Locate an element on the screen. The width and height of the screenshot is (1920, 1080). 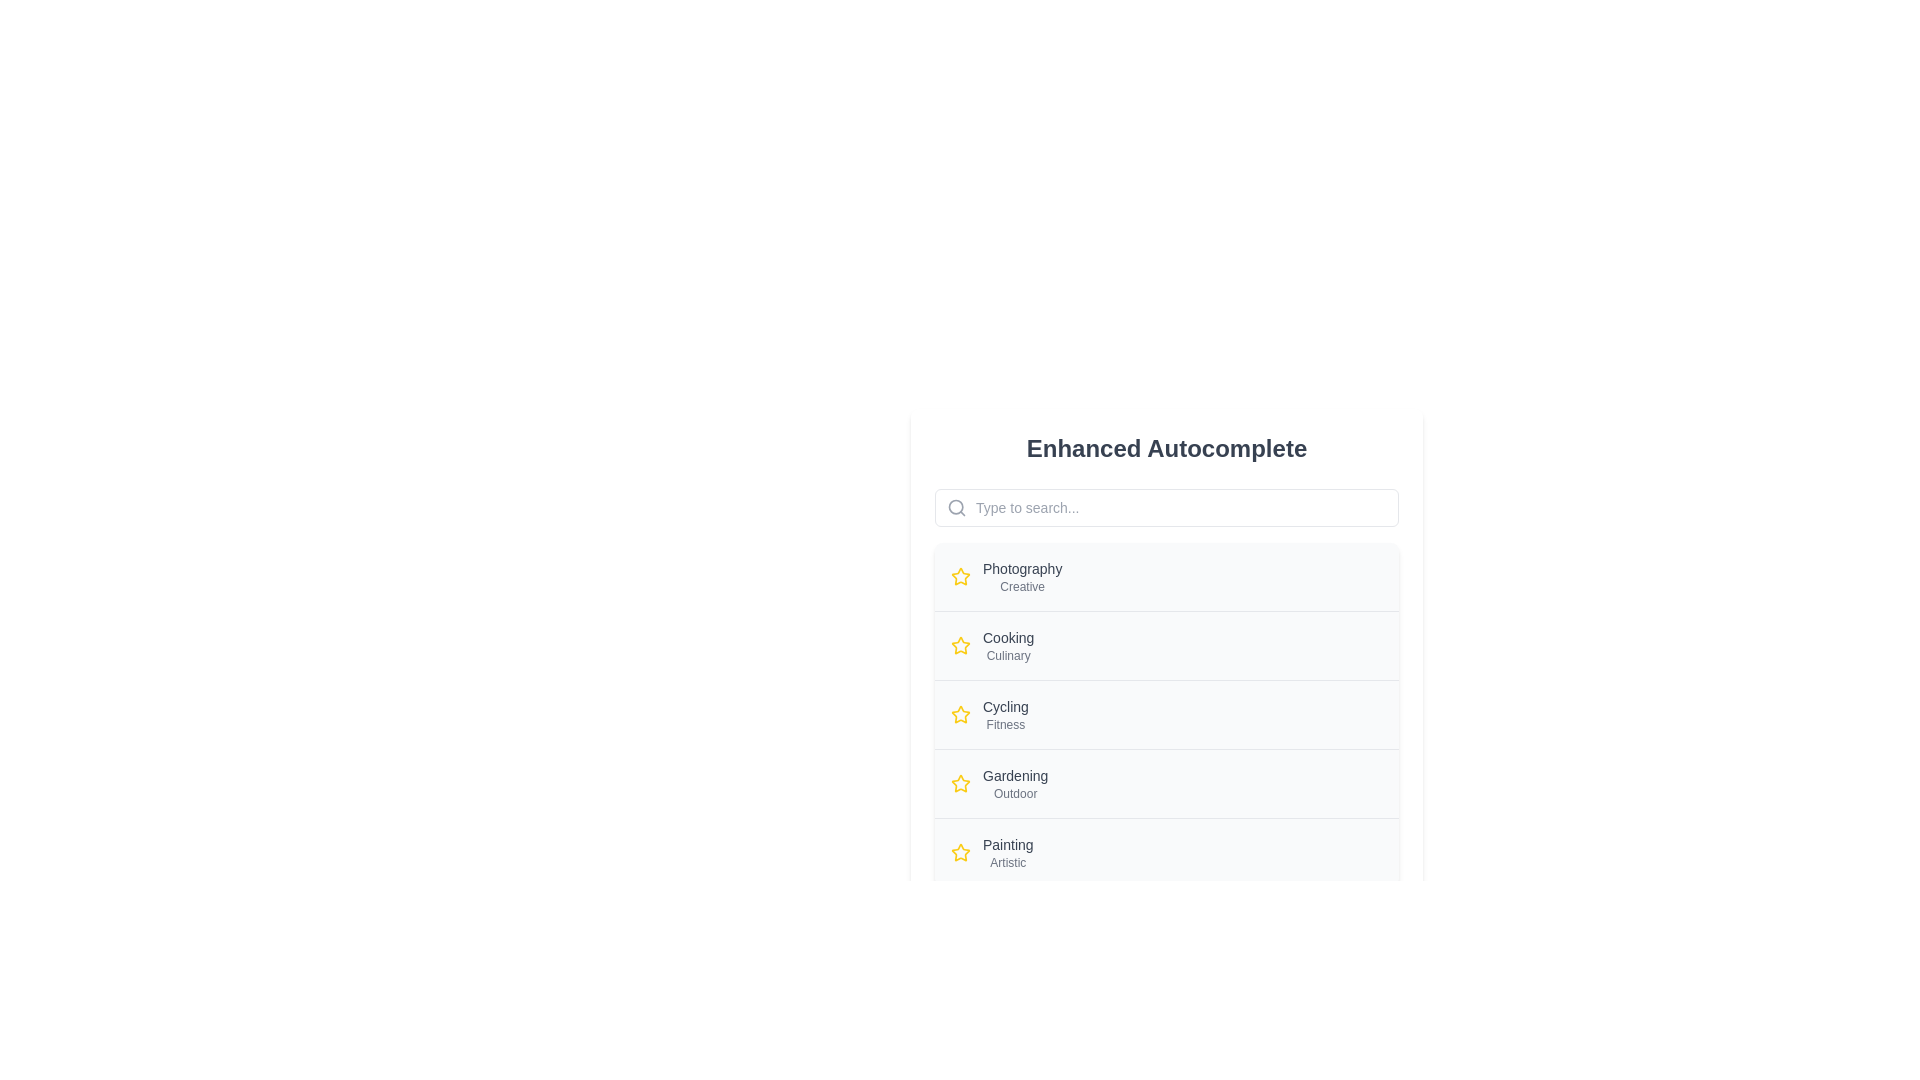
the inner circle of the search icon to trigger potential visual feedback is located at coordinates (955, 506).